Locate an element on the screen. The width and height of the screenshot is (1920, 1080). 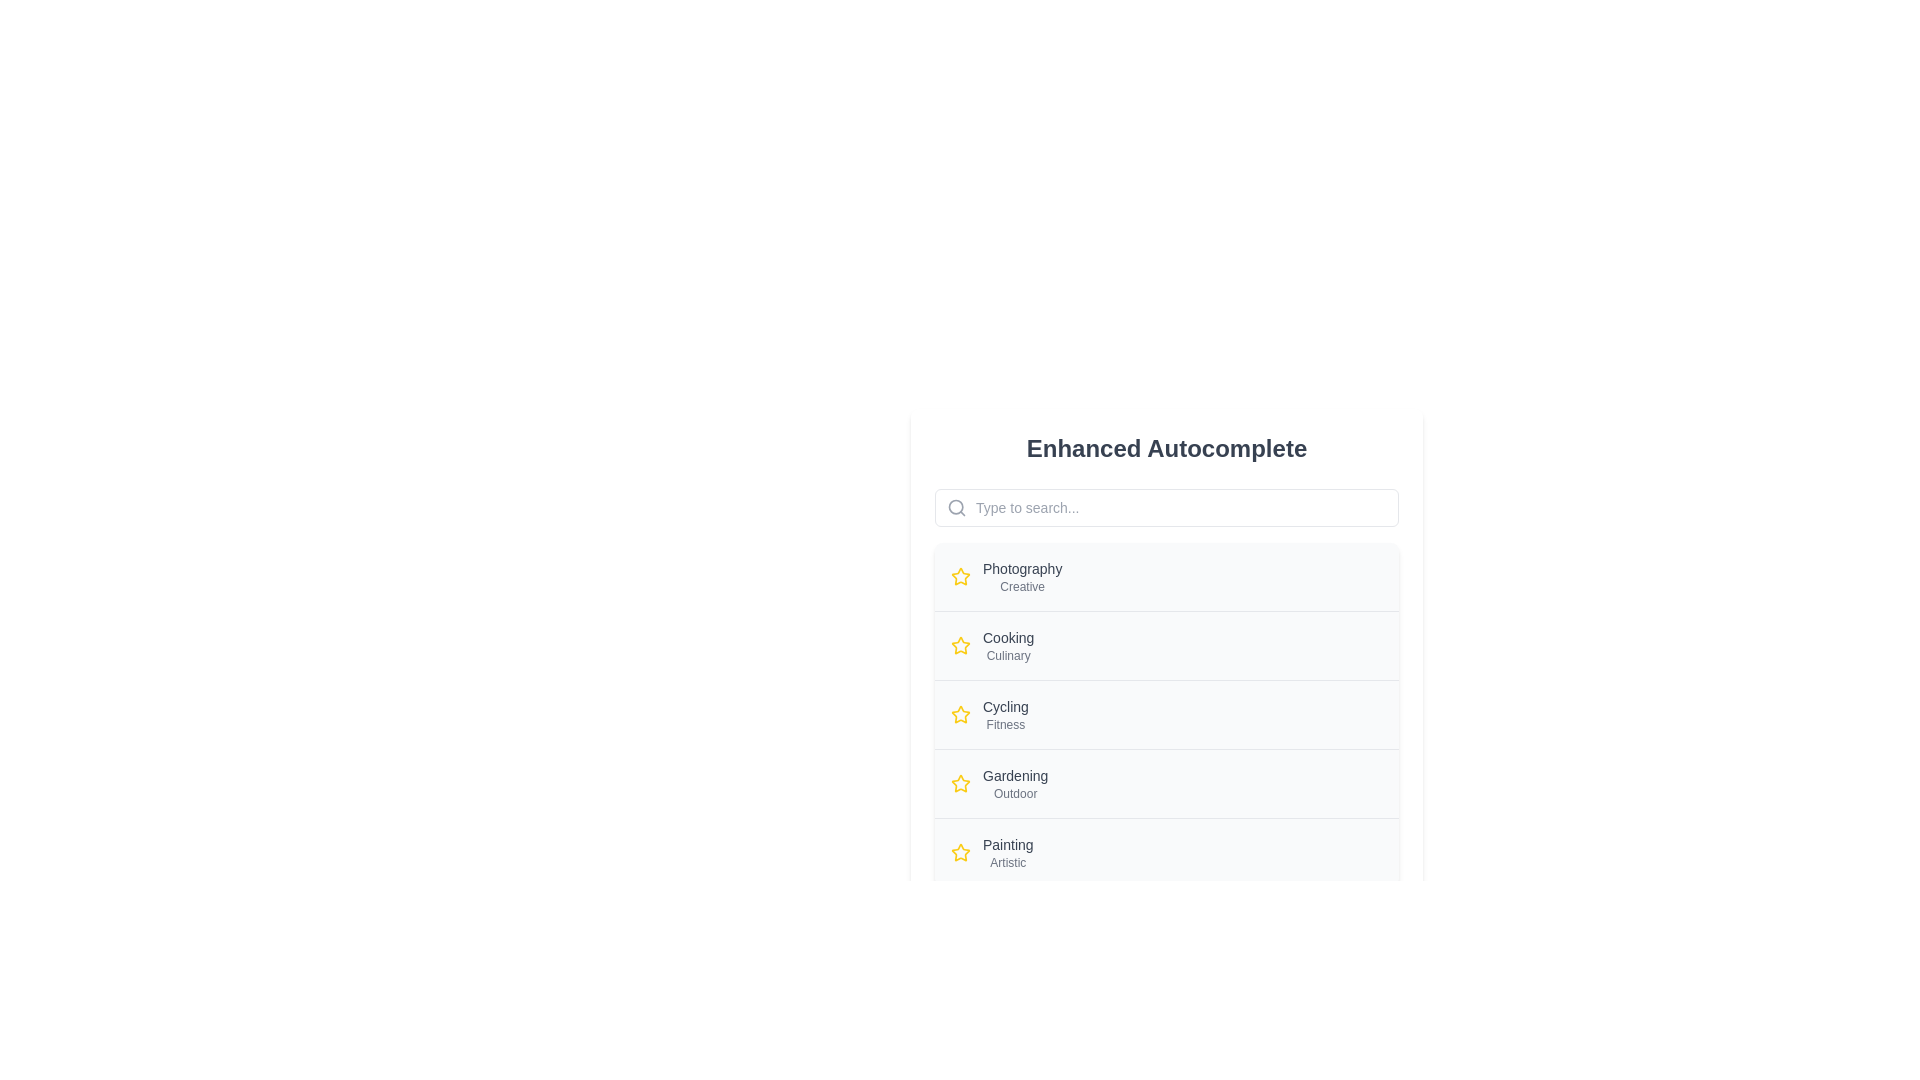
the inner circle of the search icon to trigger potential visual feedback is located at coordinates (955, 506).